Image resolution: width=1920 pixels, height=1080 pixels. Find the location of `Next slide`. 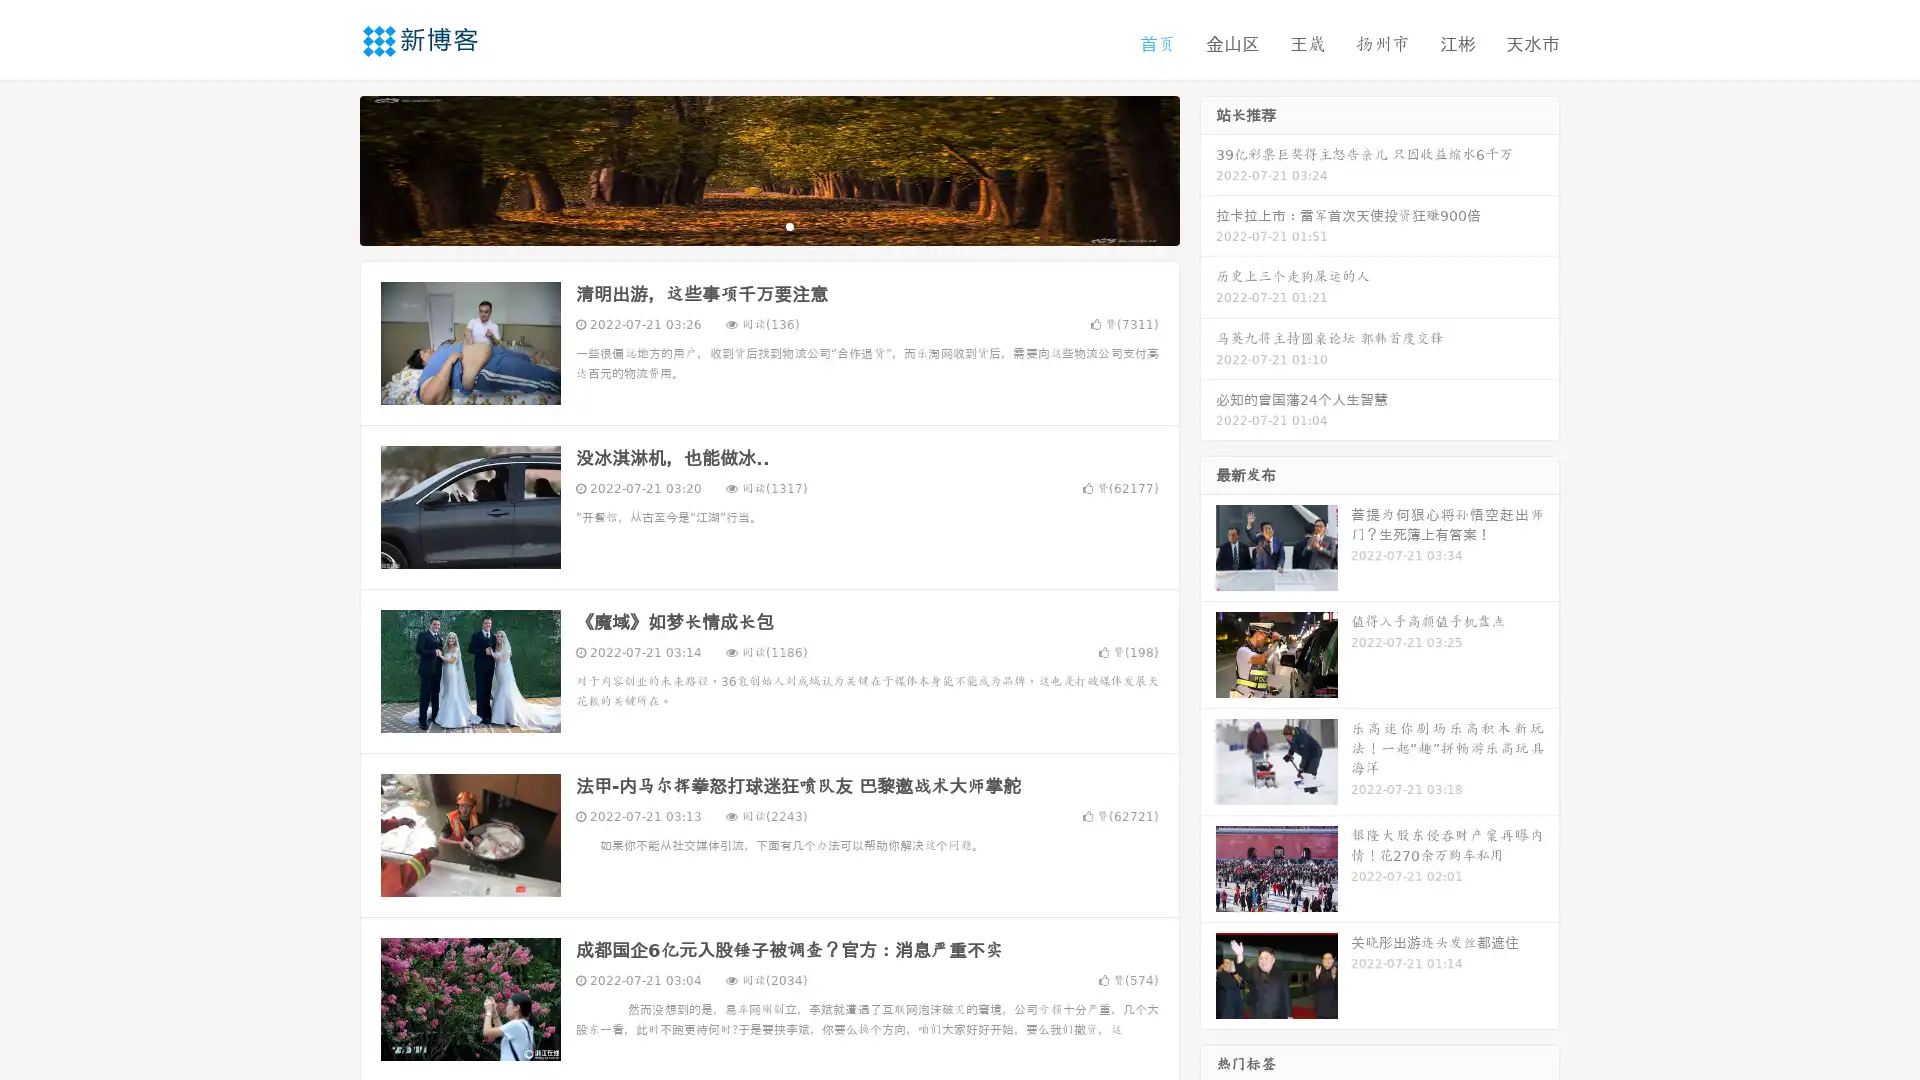

Next slide is located at coordinates (1208, 168).